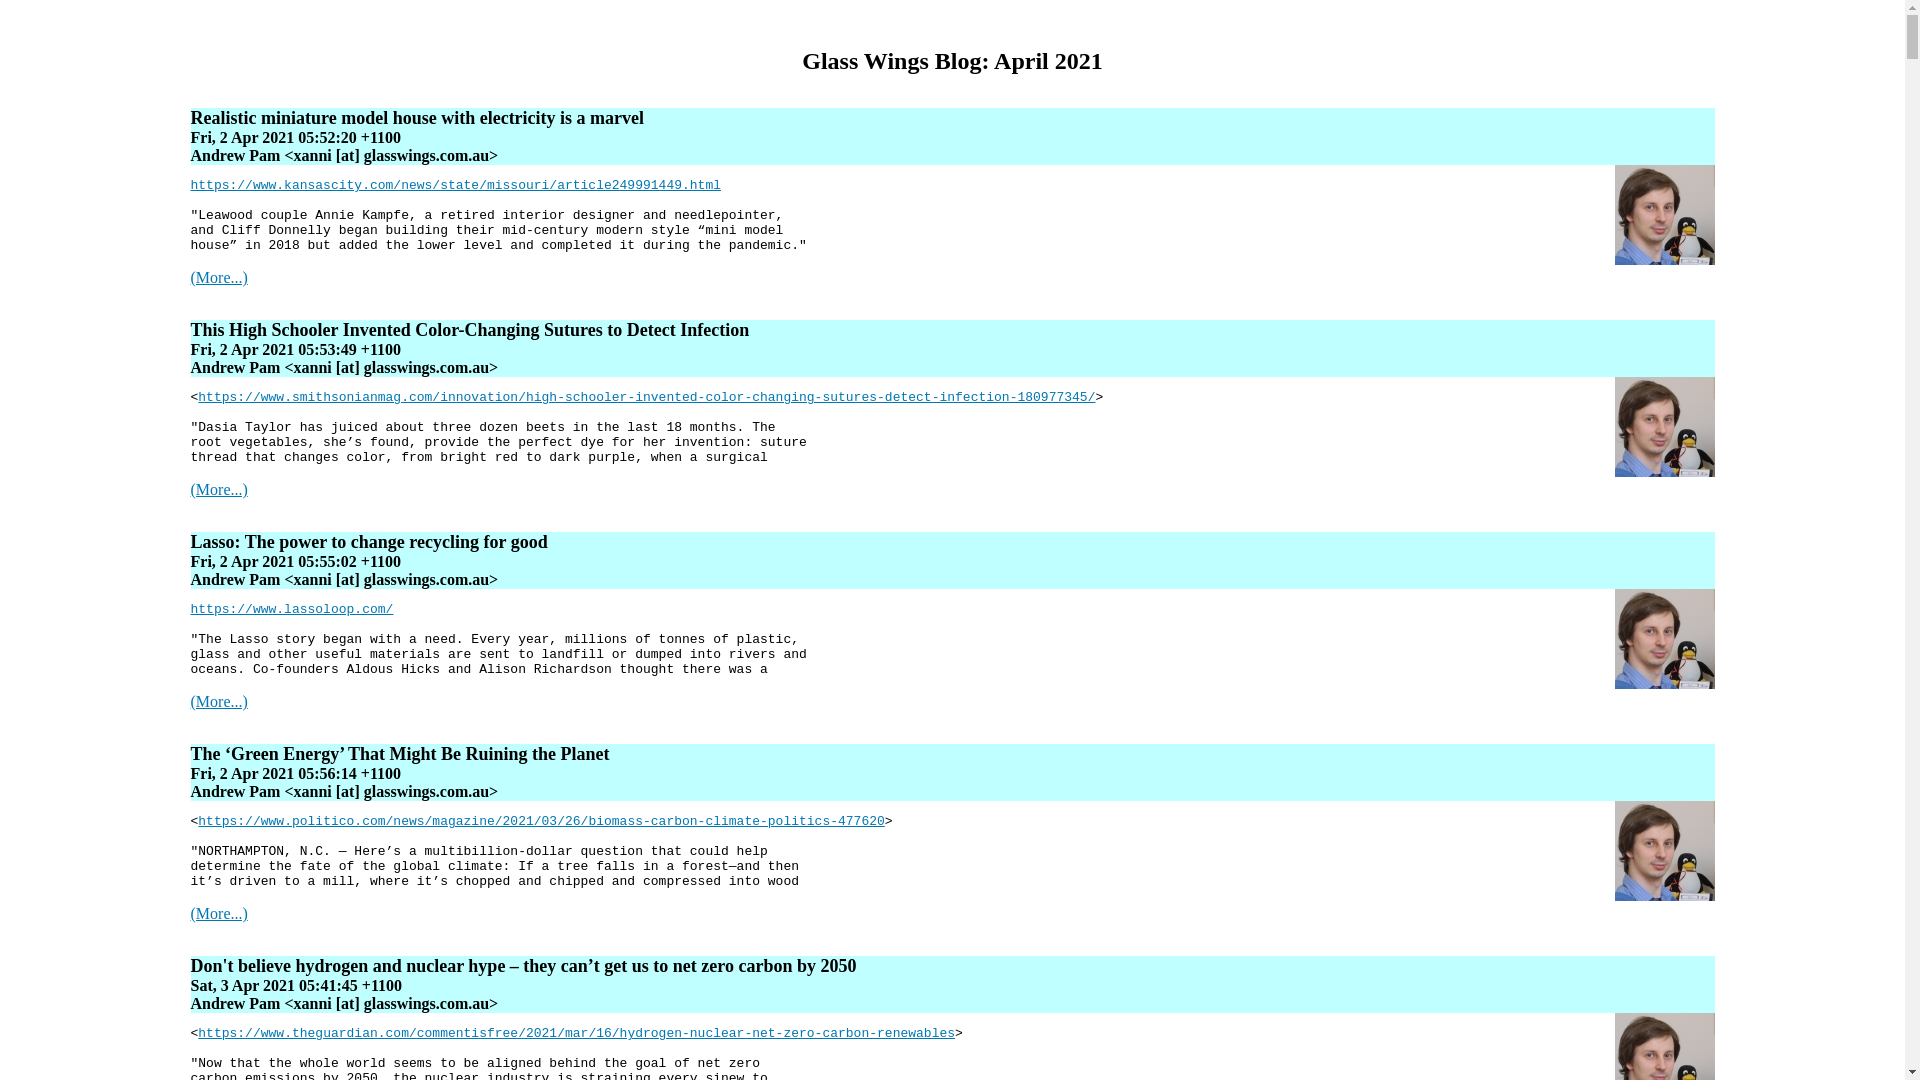 This screenshot has width=1920, height=1080. Describe the element at coordinates (218, 700) in the screenshot. I see `'(More...)'` at that location.